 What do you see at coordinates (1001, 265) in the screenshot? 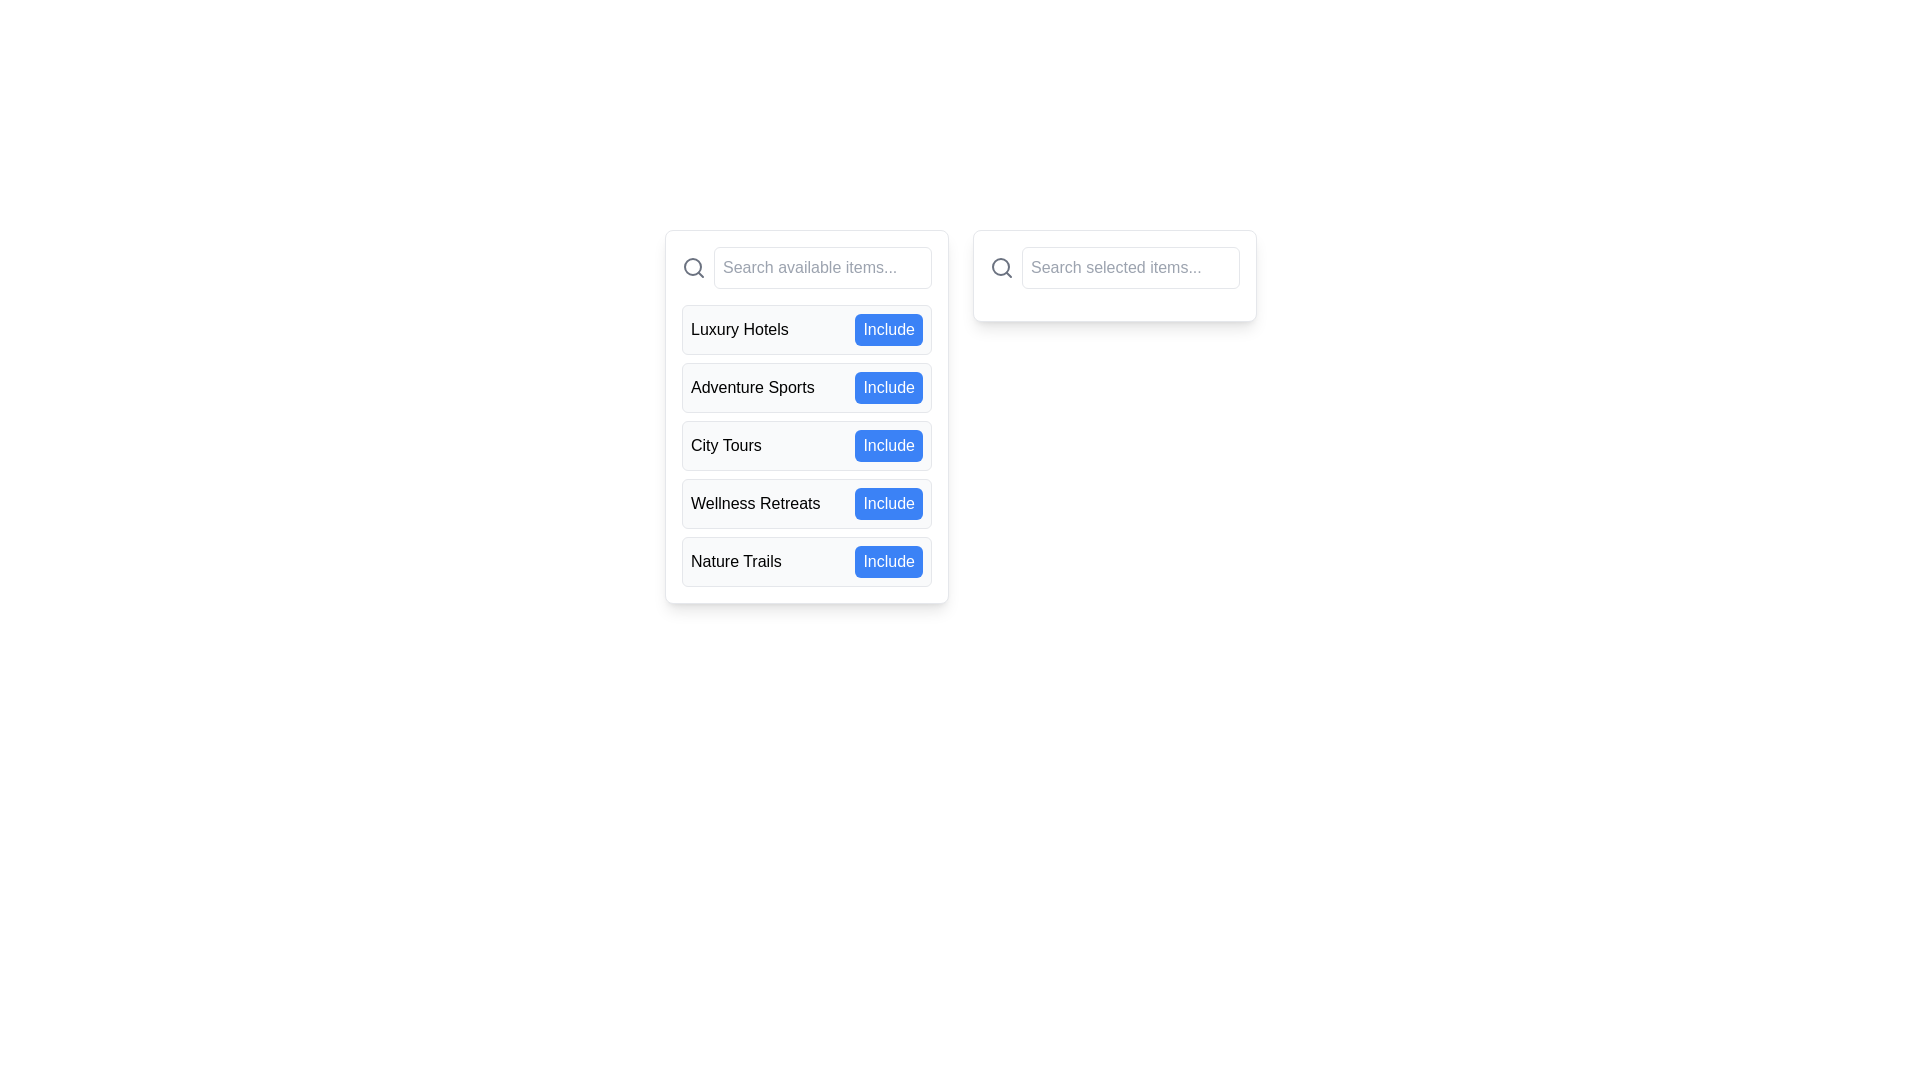
I see `the central circular element of the magnifying glass icon used for search functionality` at bounding box center [1001, 265].